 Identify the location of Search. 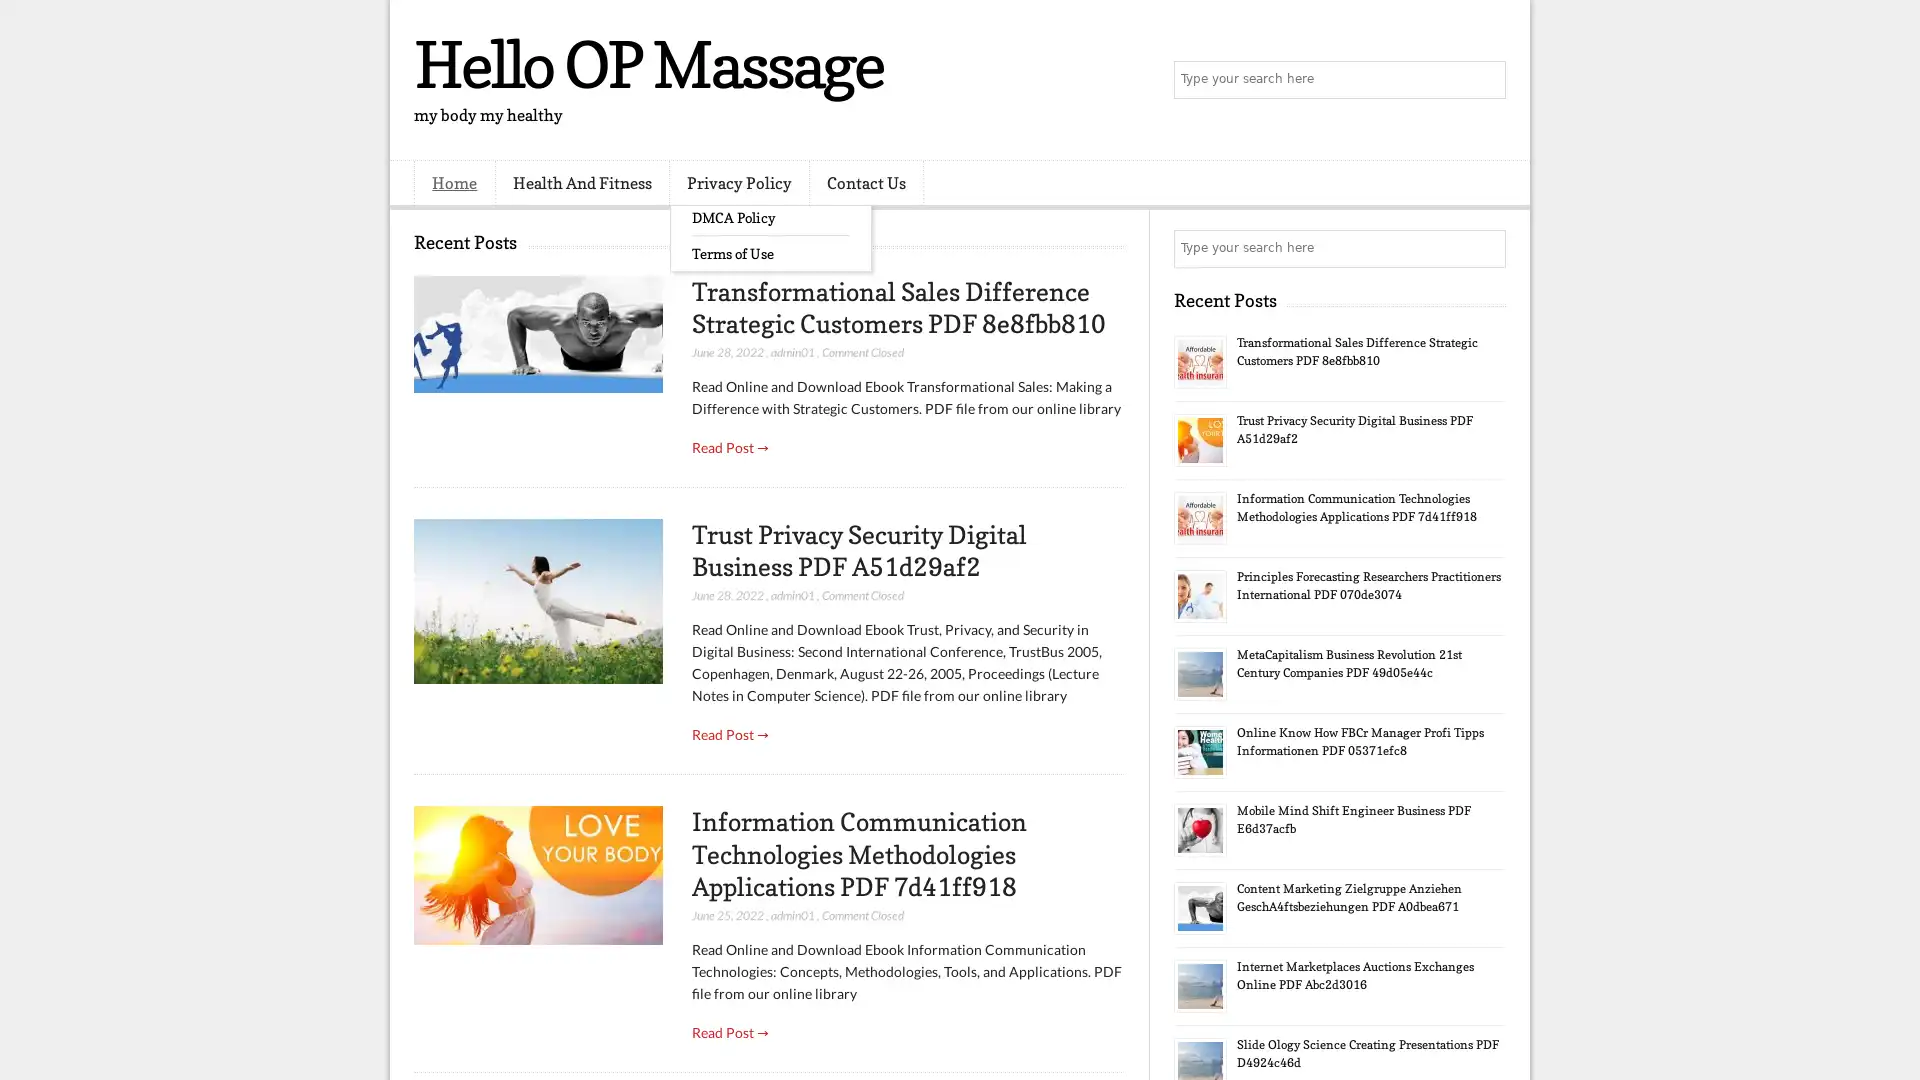
(1485, 248).